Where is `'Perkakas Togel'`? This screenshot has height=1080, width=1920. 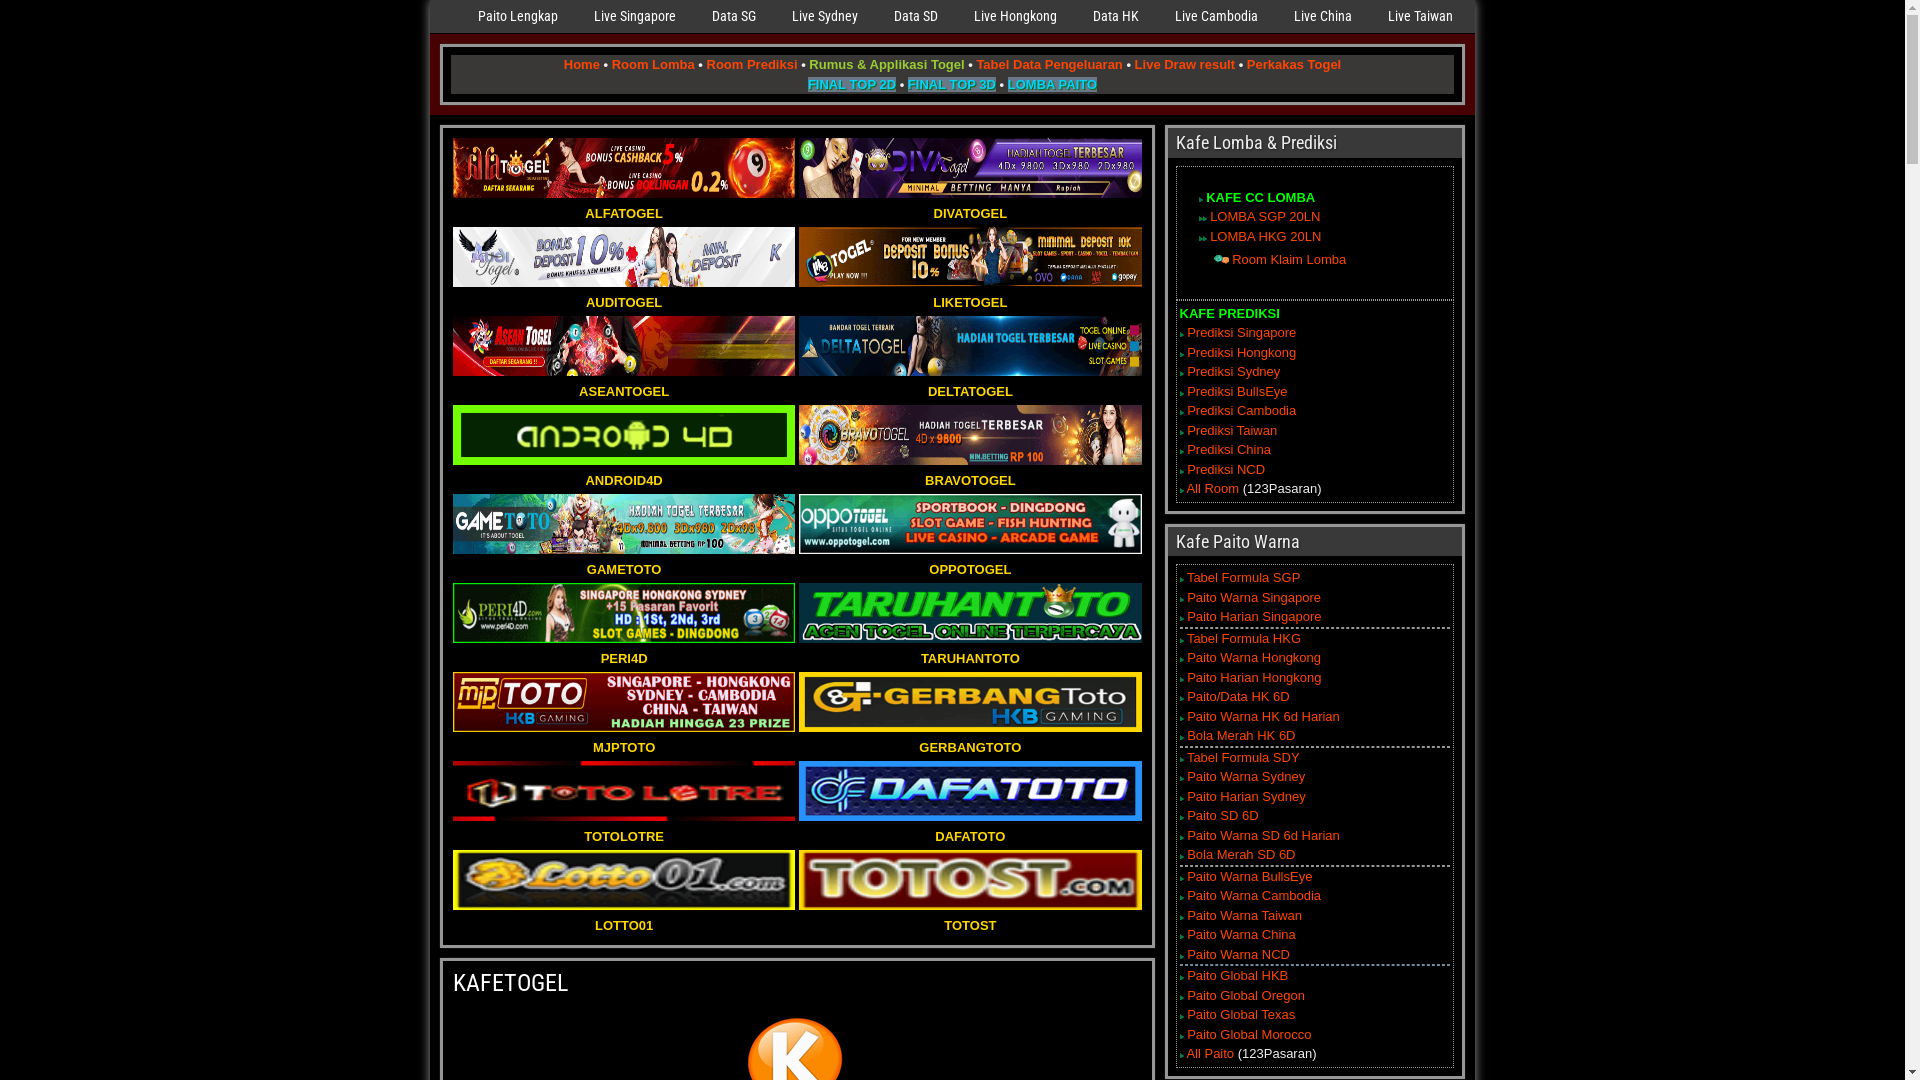 'Perkakas Togel' is located at coordinates (1294, 63).